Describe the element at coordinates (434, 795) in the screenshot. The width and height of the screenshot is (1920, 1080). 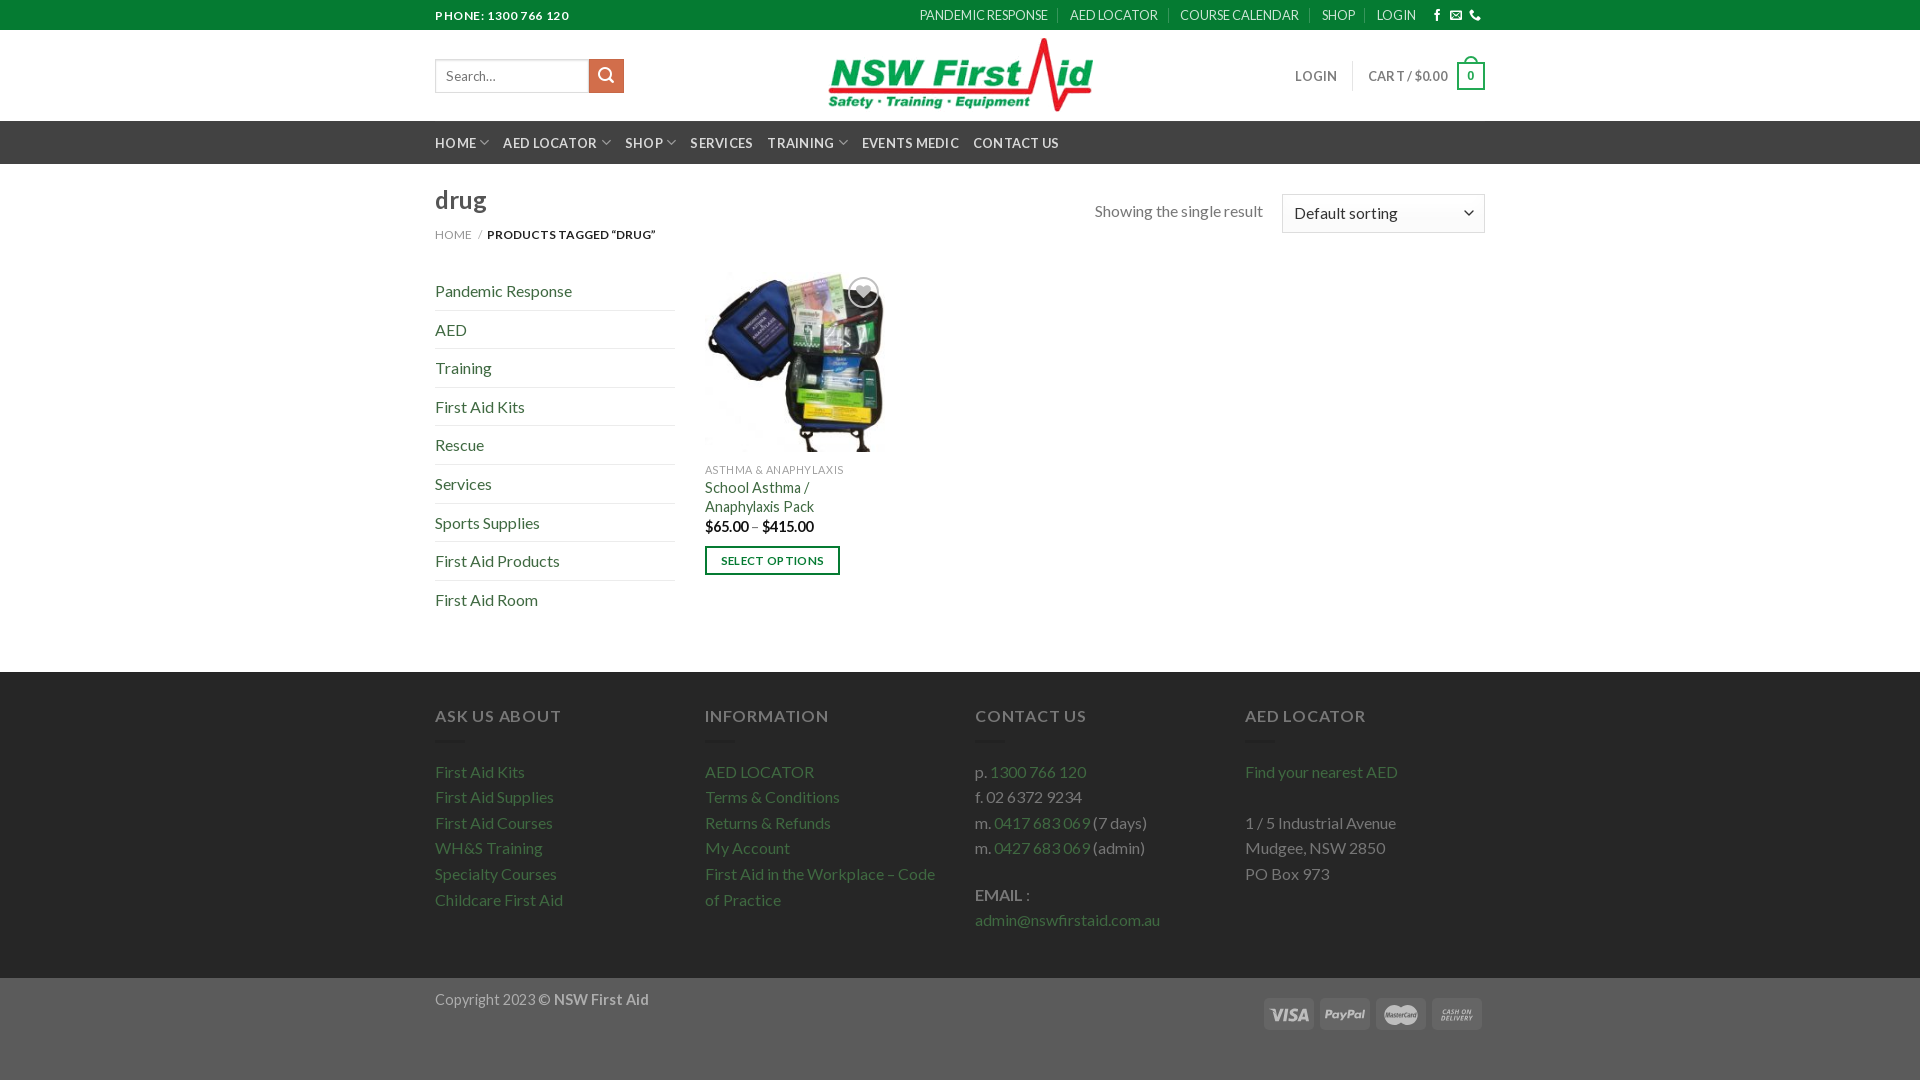
I see `'First Aid Supplies'` at that location.